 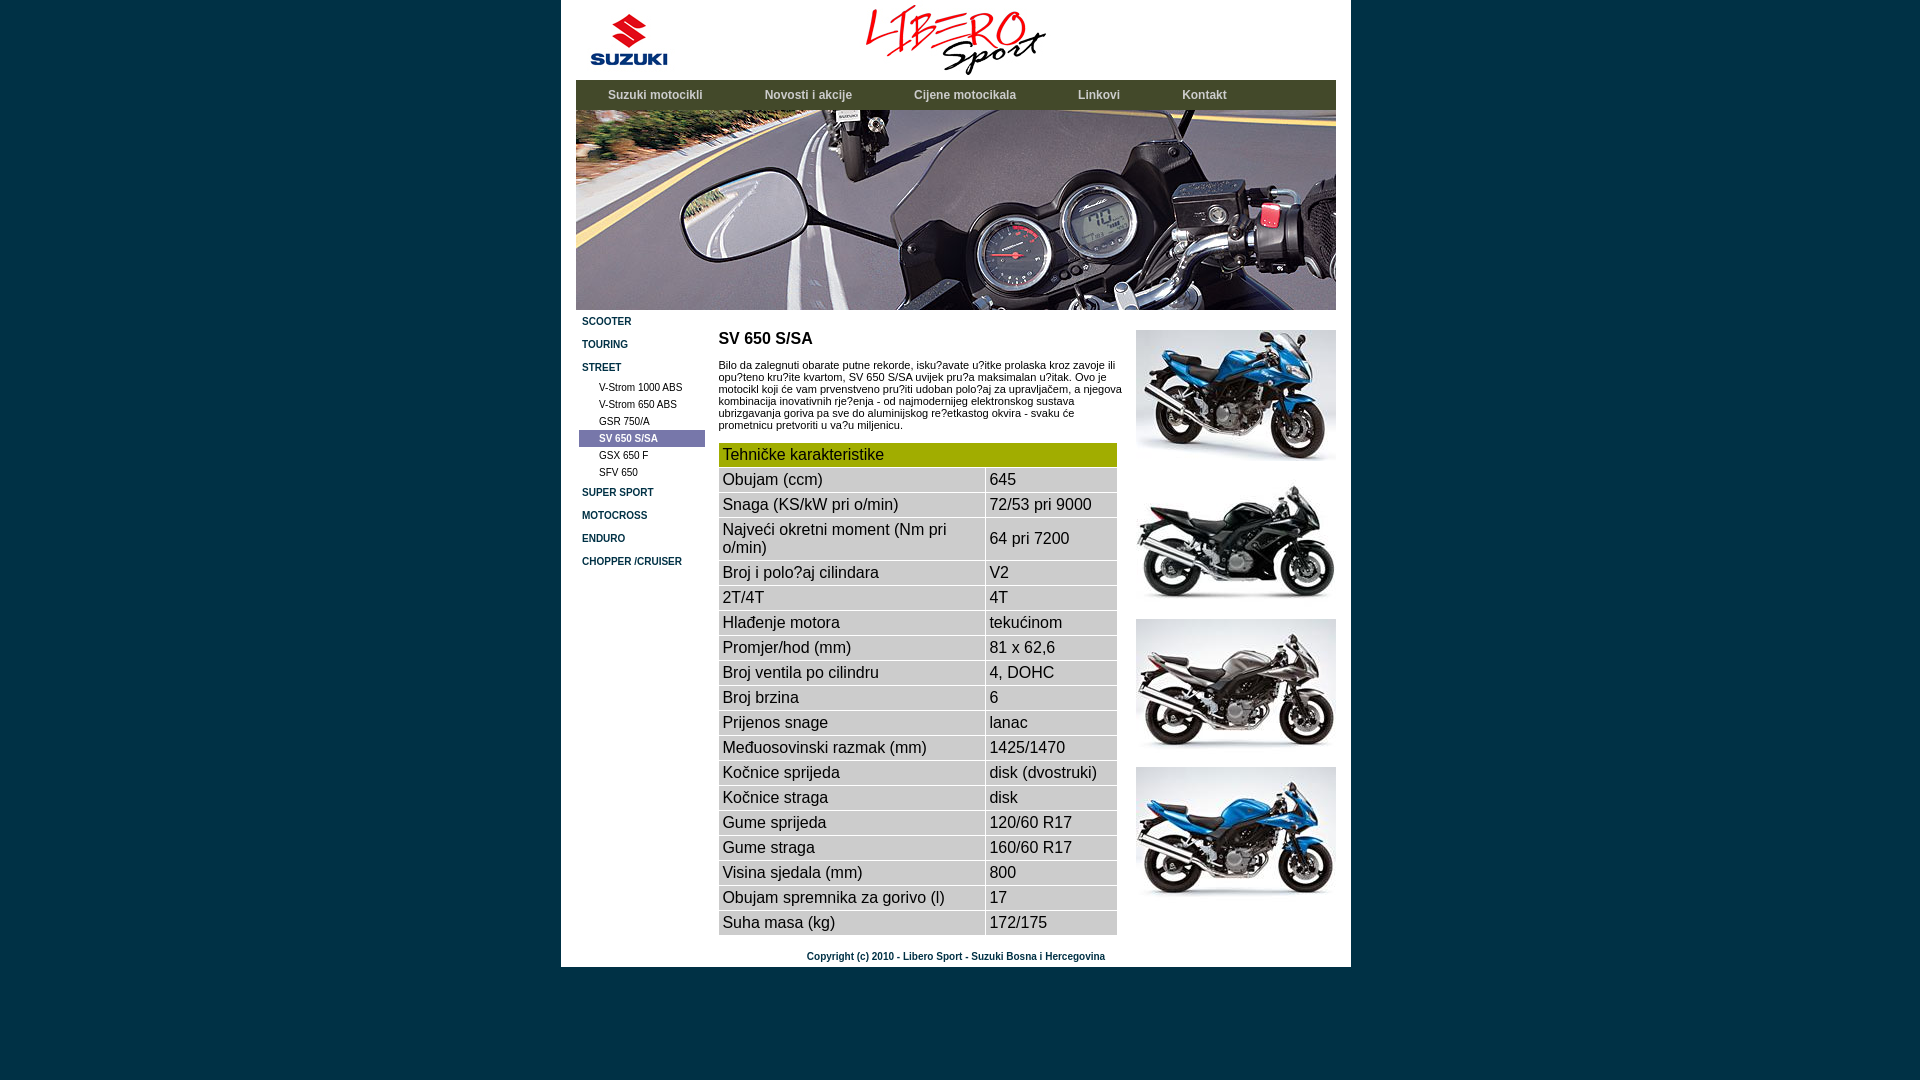 I want to click on 'Kontakt', so click(x=1203, y=95).